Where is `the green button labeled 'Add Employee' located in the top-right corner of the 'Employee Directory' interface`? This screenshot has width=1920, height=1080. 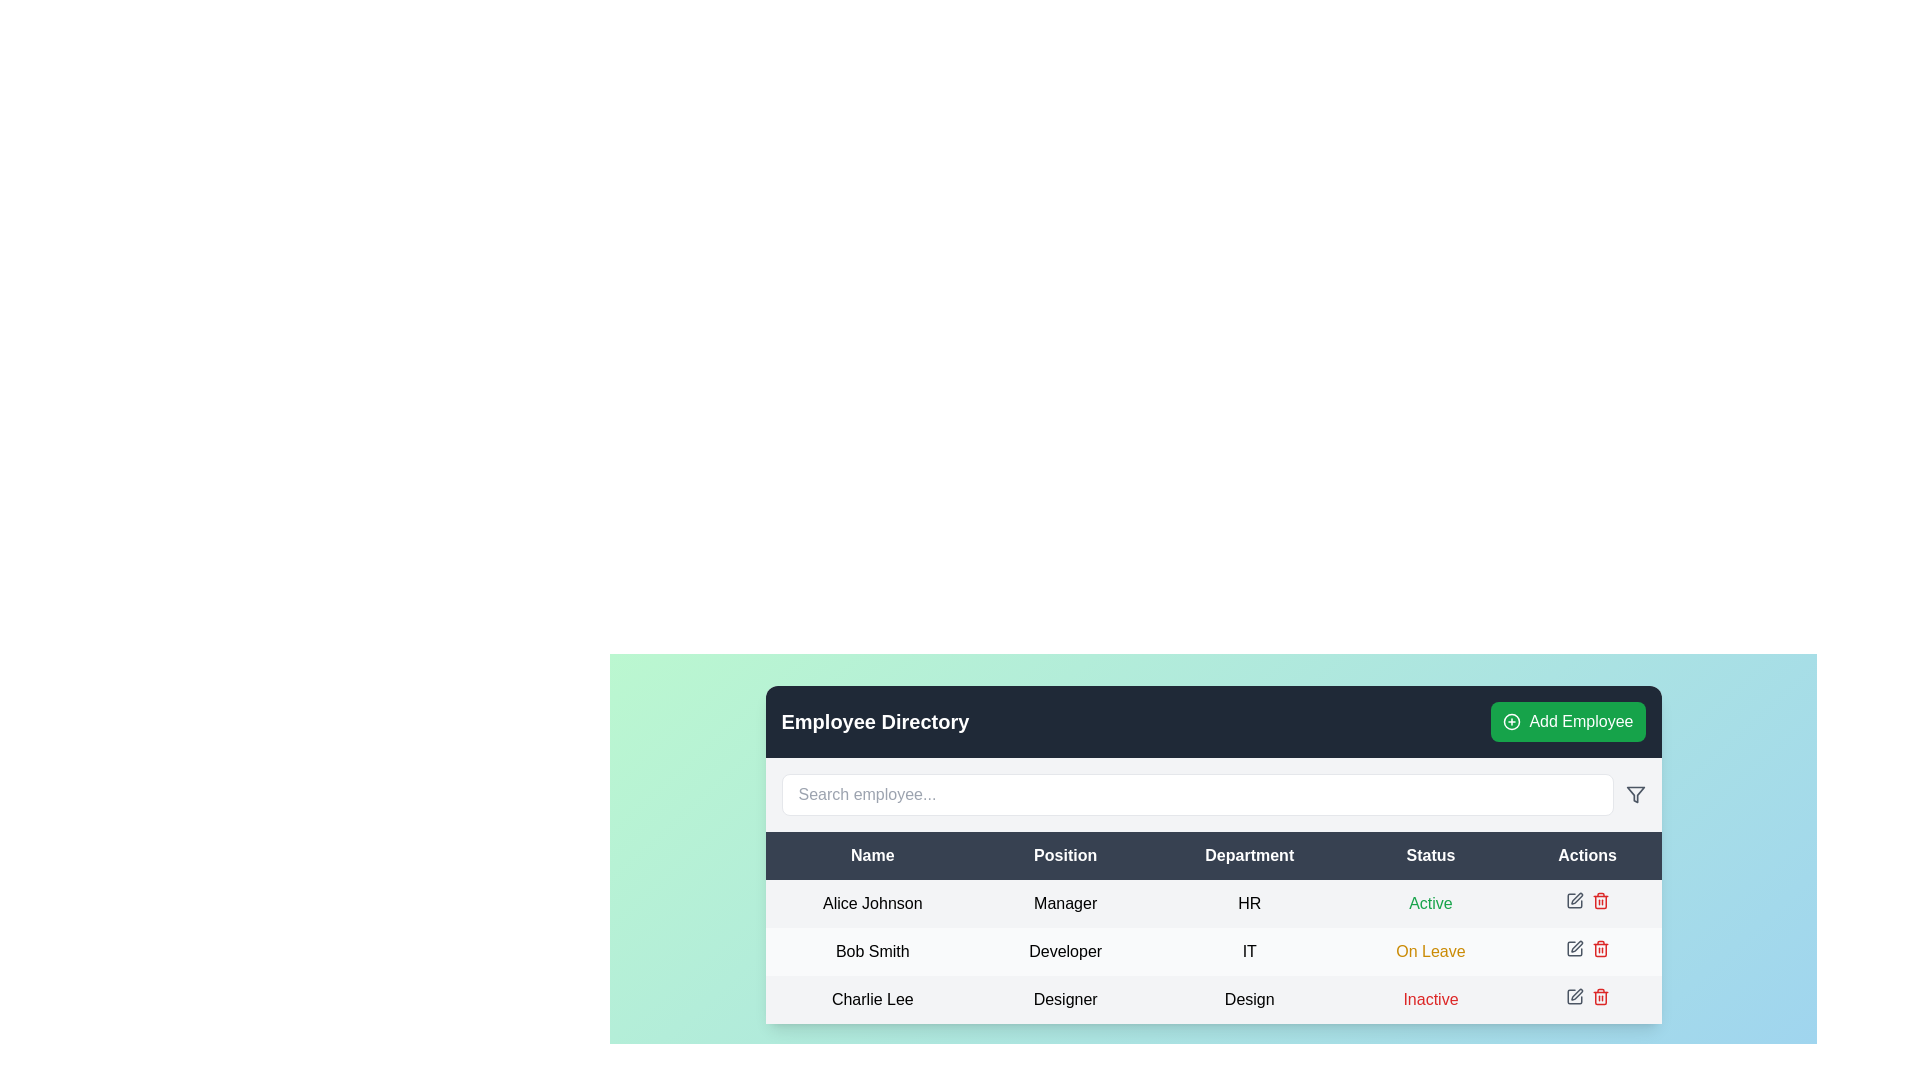 the green button labeled 'Add Employee' located in the top-right corner of the 'Employee Directory' interface is located at coordinates (1567, 721).